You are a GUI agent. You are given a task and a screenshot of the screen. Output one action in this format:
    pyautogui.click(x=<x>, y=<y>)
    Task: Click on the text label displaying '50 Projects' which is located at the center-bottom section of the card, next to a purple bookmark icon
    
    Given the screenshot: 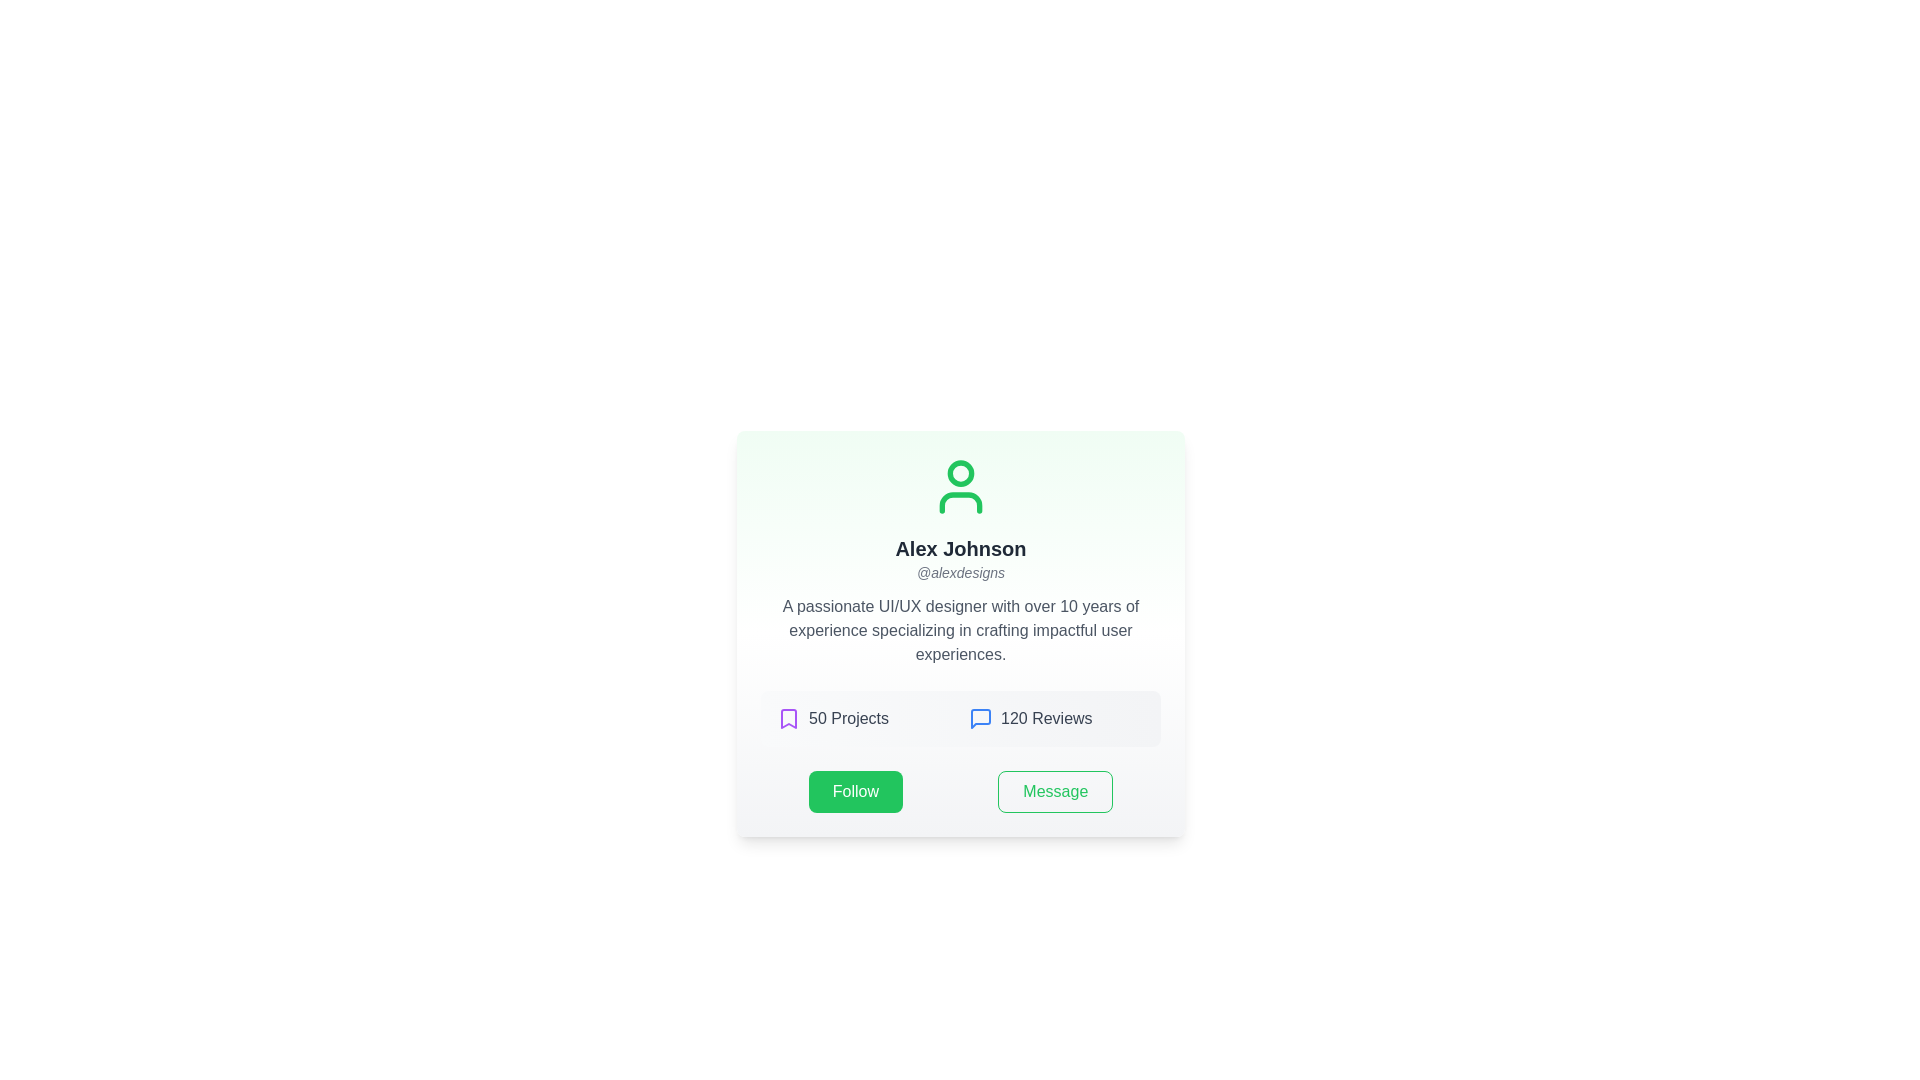 What is the action you would take?
    pyautogui.click(x=849, y=717)
    